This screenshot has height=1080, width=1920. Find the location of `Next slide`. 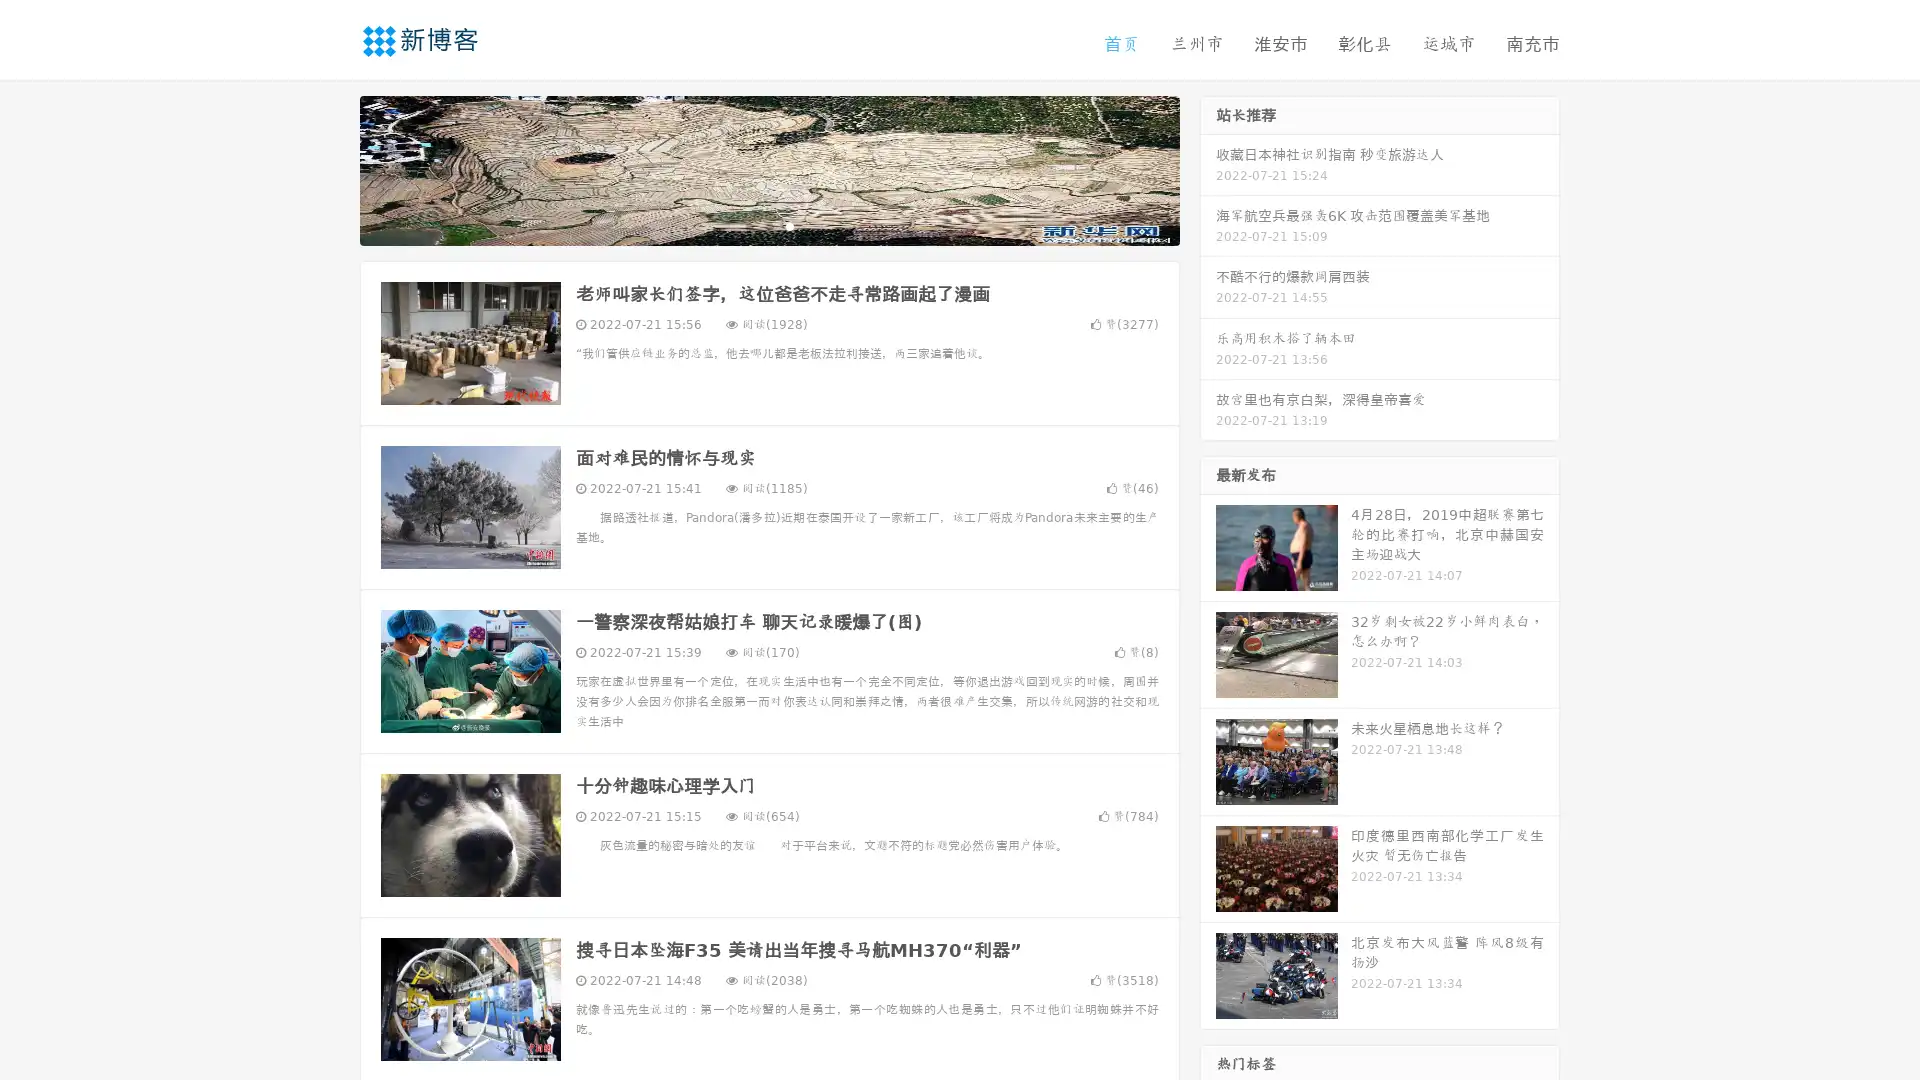

Next slide is located at coordinates (1208, 168).